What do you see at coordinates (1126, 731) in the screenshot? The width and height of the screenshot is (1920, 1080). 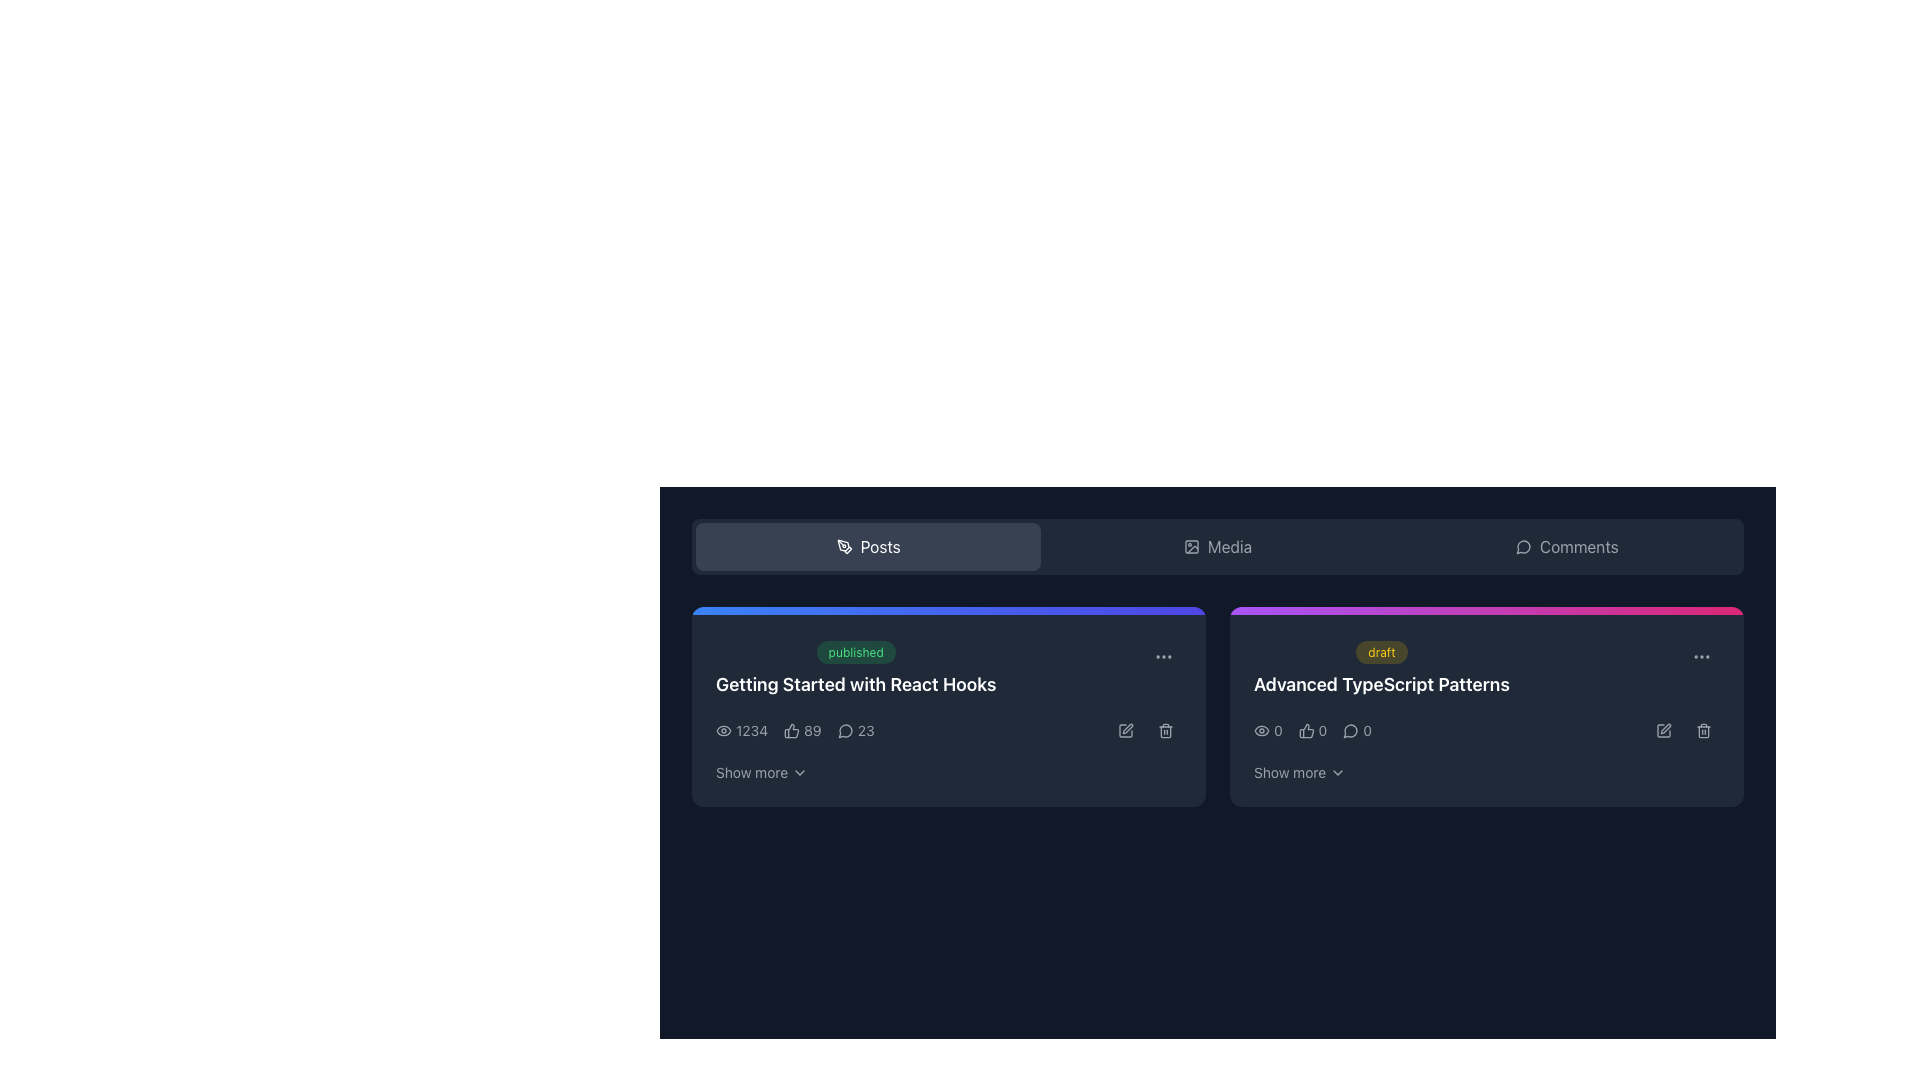 I see `the icon button resembling a partial pen or square outline, located at the bottom-right corner of the card titled 'Getting Started with React Hooks', to initiate an editing action` at bounding box center [1126, 731].